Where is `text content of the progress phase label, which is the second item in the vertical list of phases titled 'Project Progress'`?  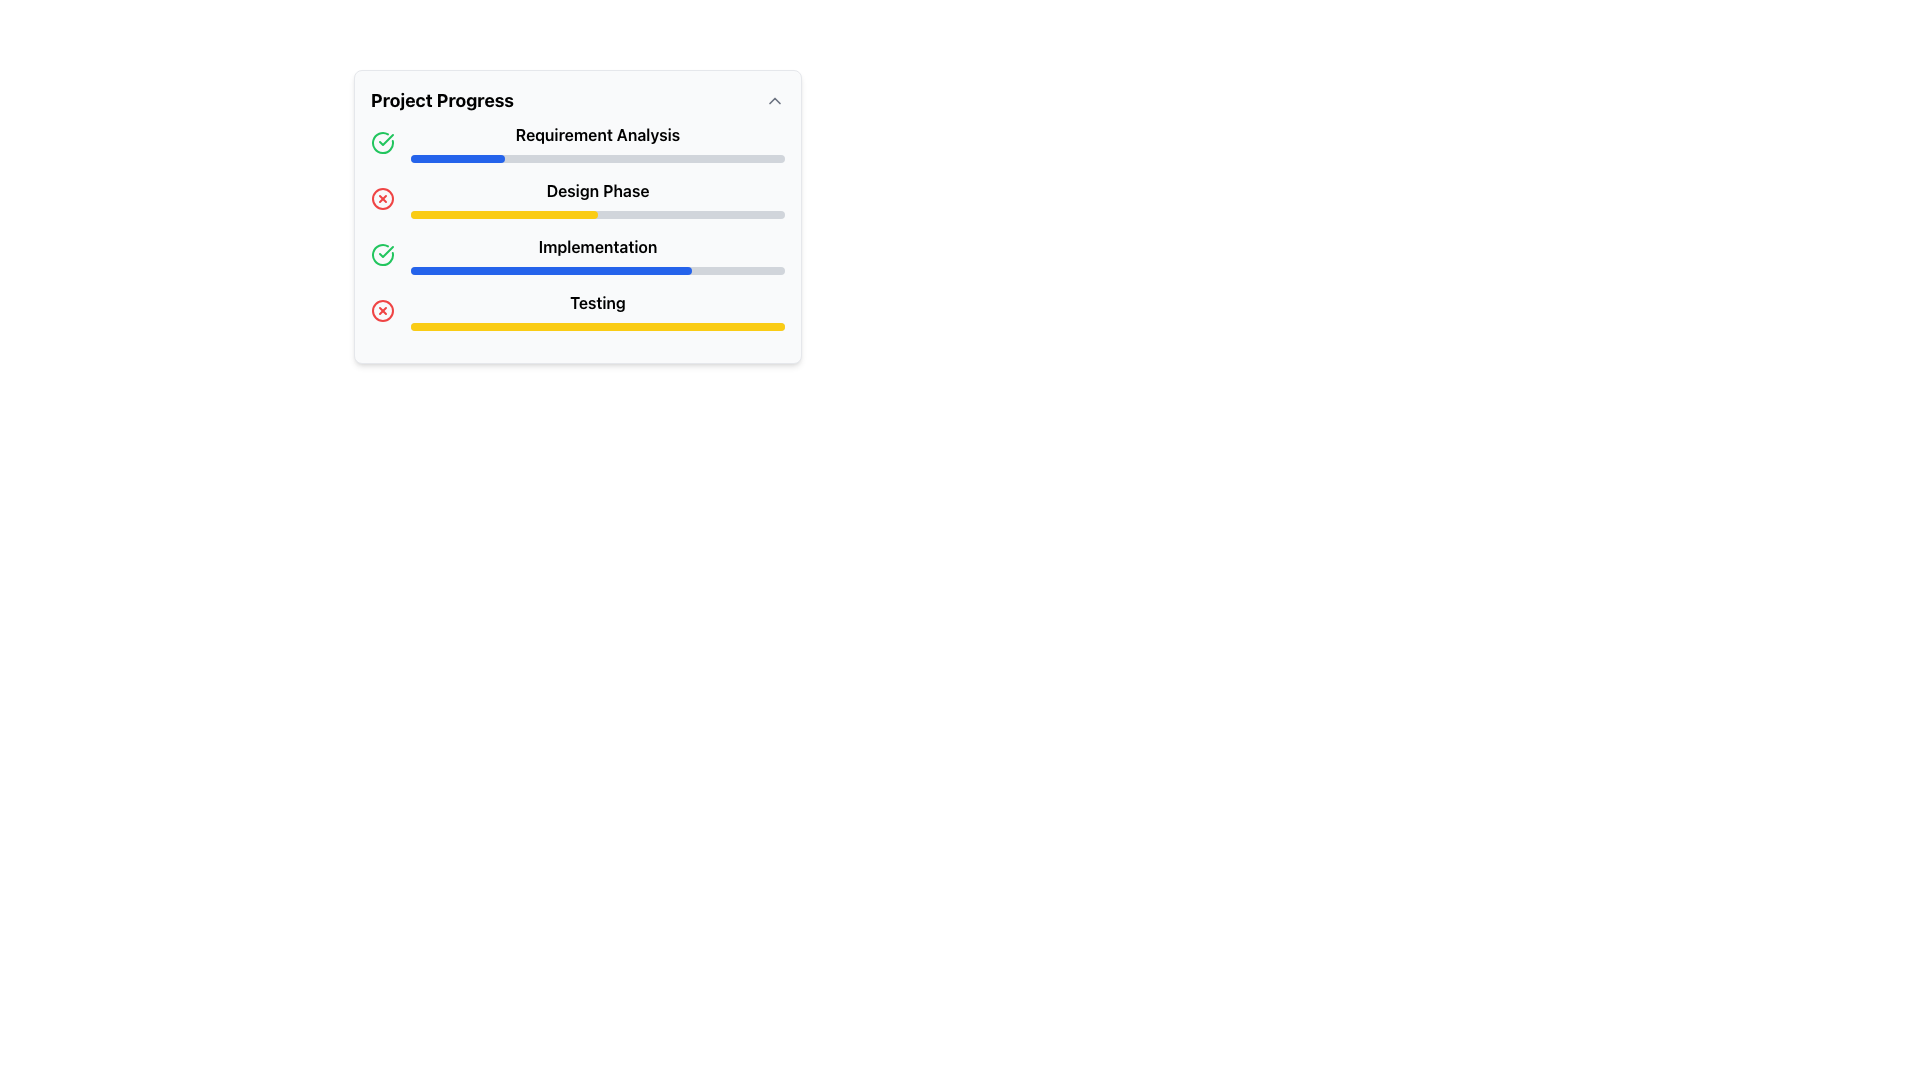 text content of the progress phase label, which is the second item in the vertical list of phases titled 'Project Progress' is located at coordinates (597, 199).